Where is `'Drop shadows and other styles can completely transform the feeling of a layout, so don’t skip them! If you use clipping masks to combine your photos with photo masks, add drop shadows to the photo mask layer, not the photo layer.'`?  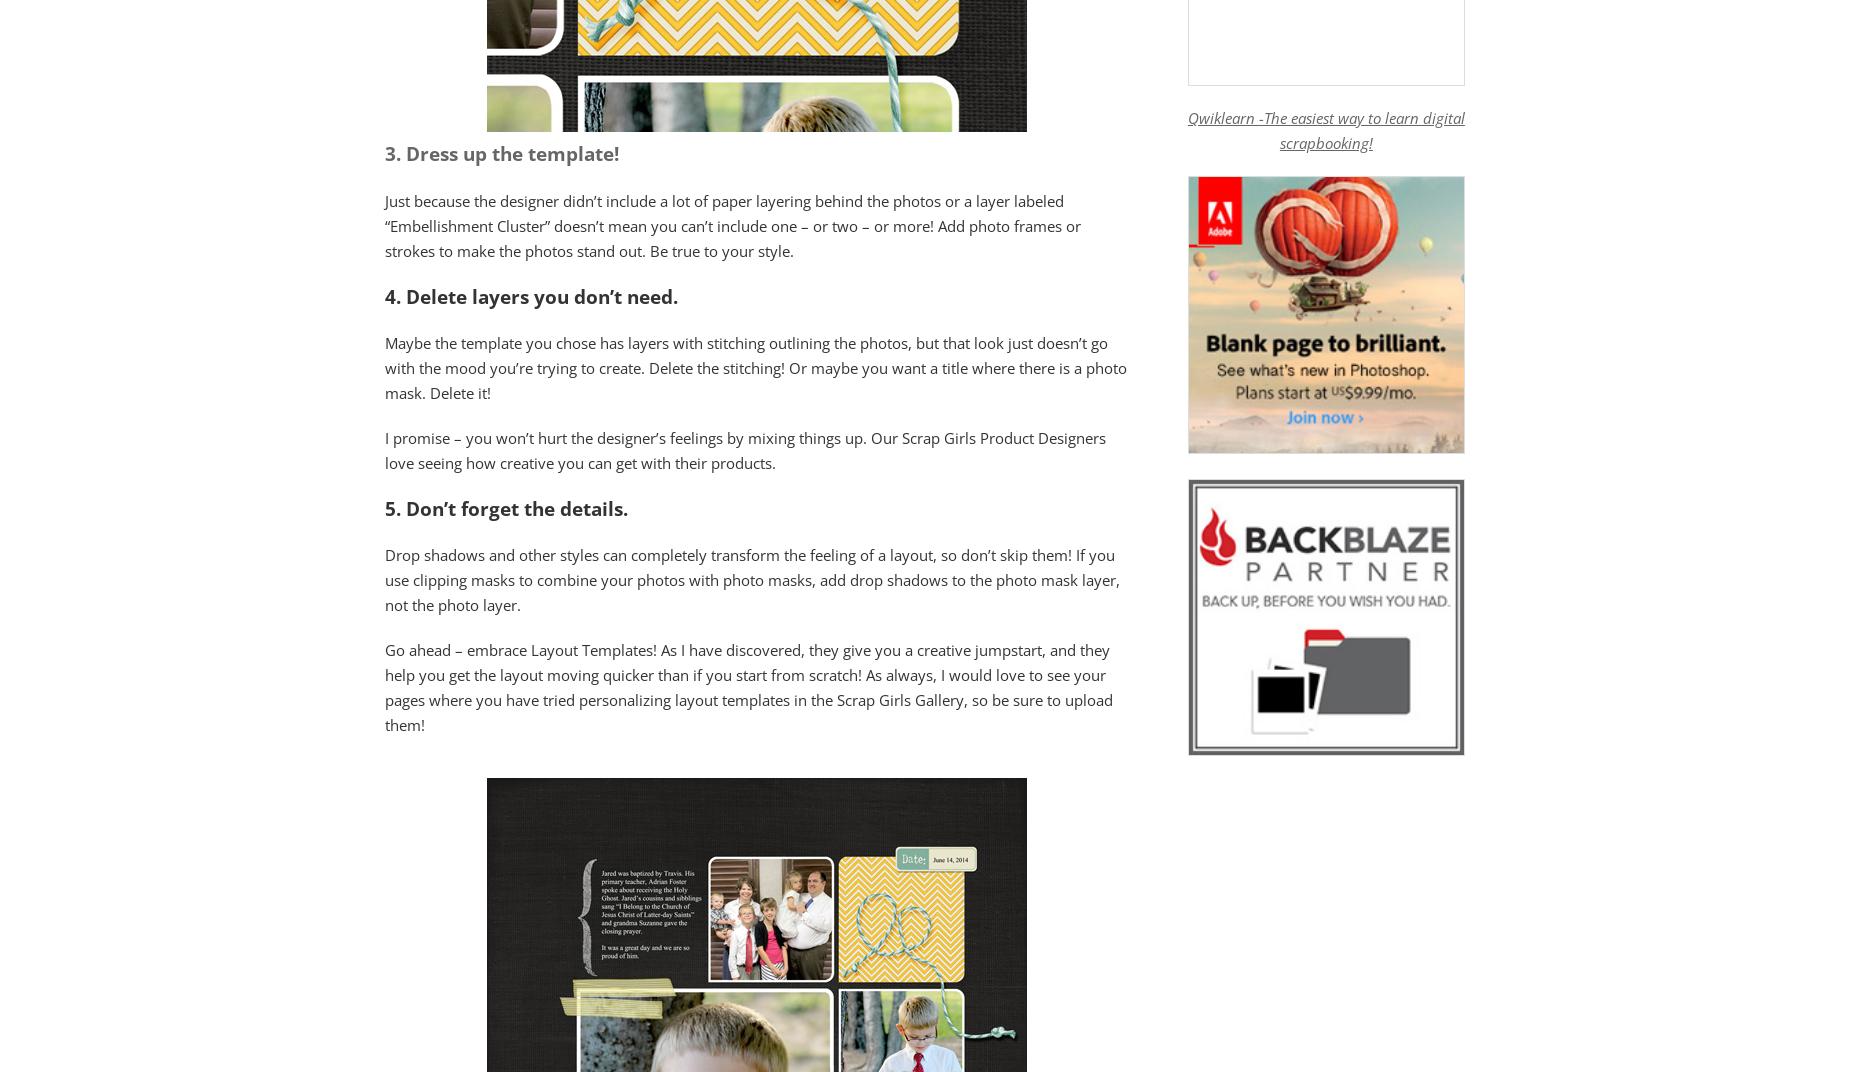 'Drop shadows and other styles can completely transform the feeling of a layout, so don’t skip them! If you use clipping masks to combine your photos with photo masks, add drop shadows to the photo mask layer, not the photo layer.' is located at coordinates (752, 577).